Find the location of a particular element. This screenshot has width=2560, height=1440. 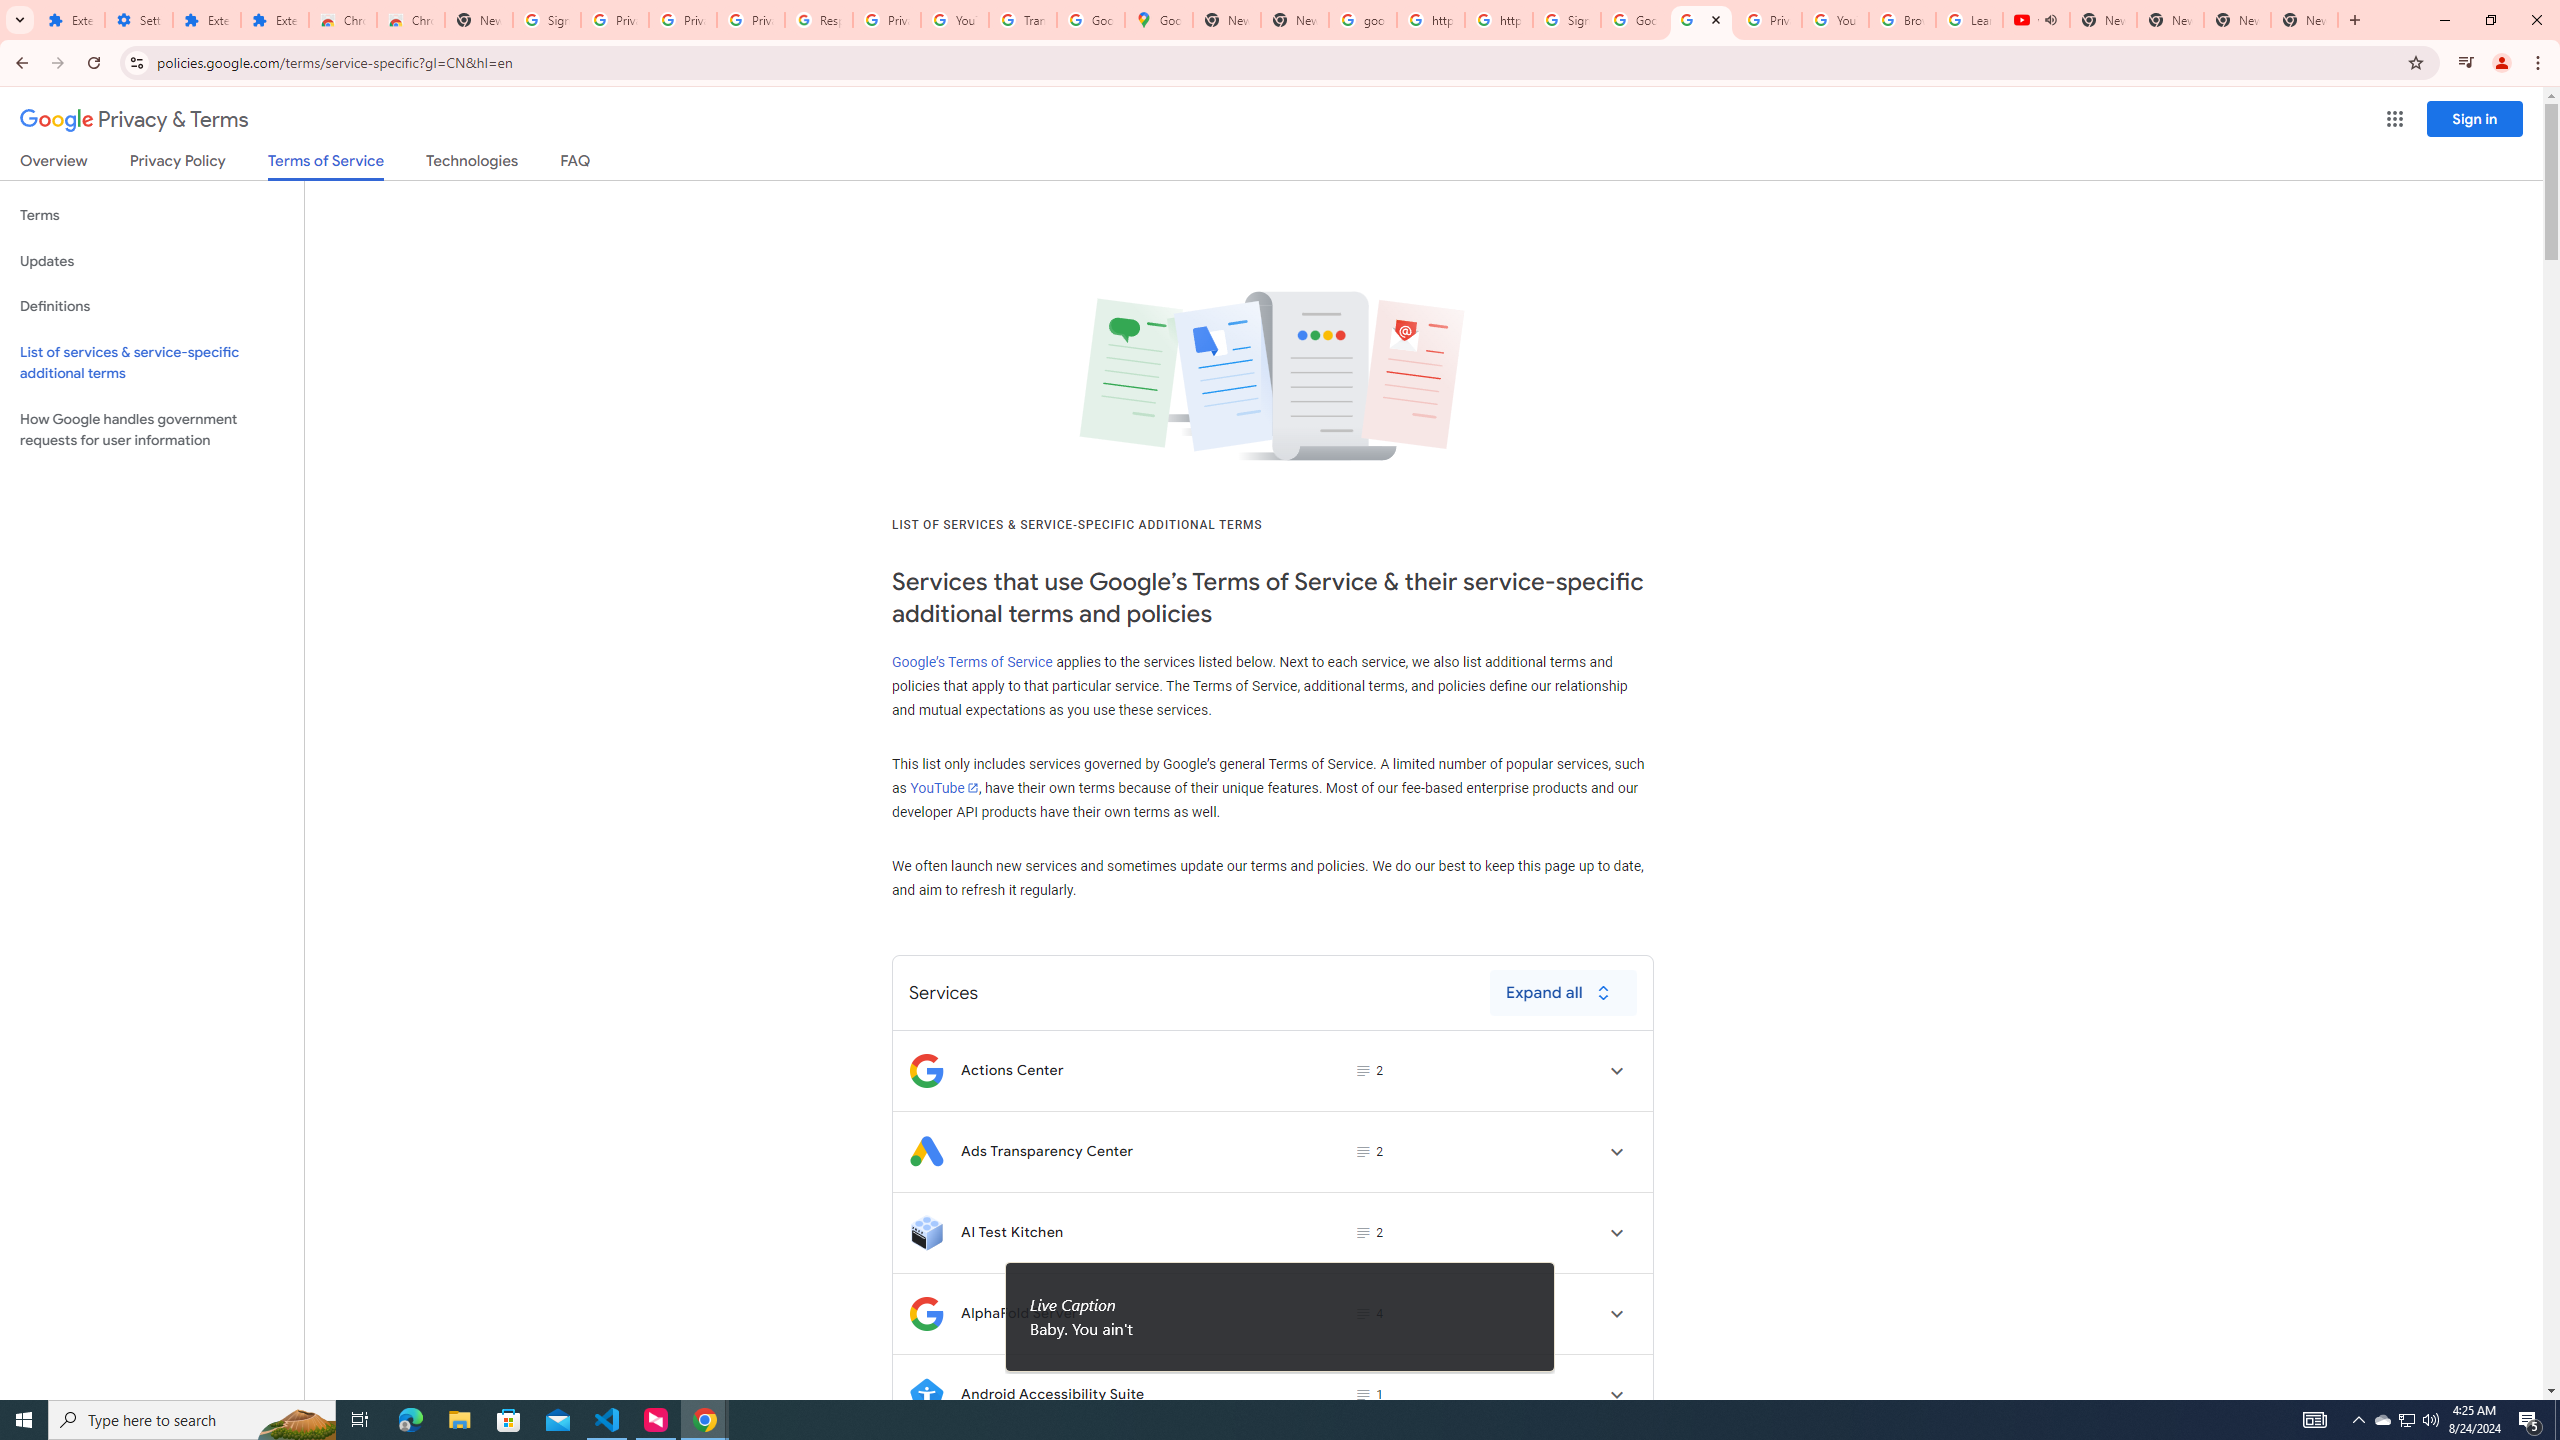

'https://scholar.google.com/' is located at coordinates (1430, 19).